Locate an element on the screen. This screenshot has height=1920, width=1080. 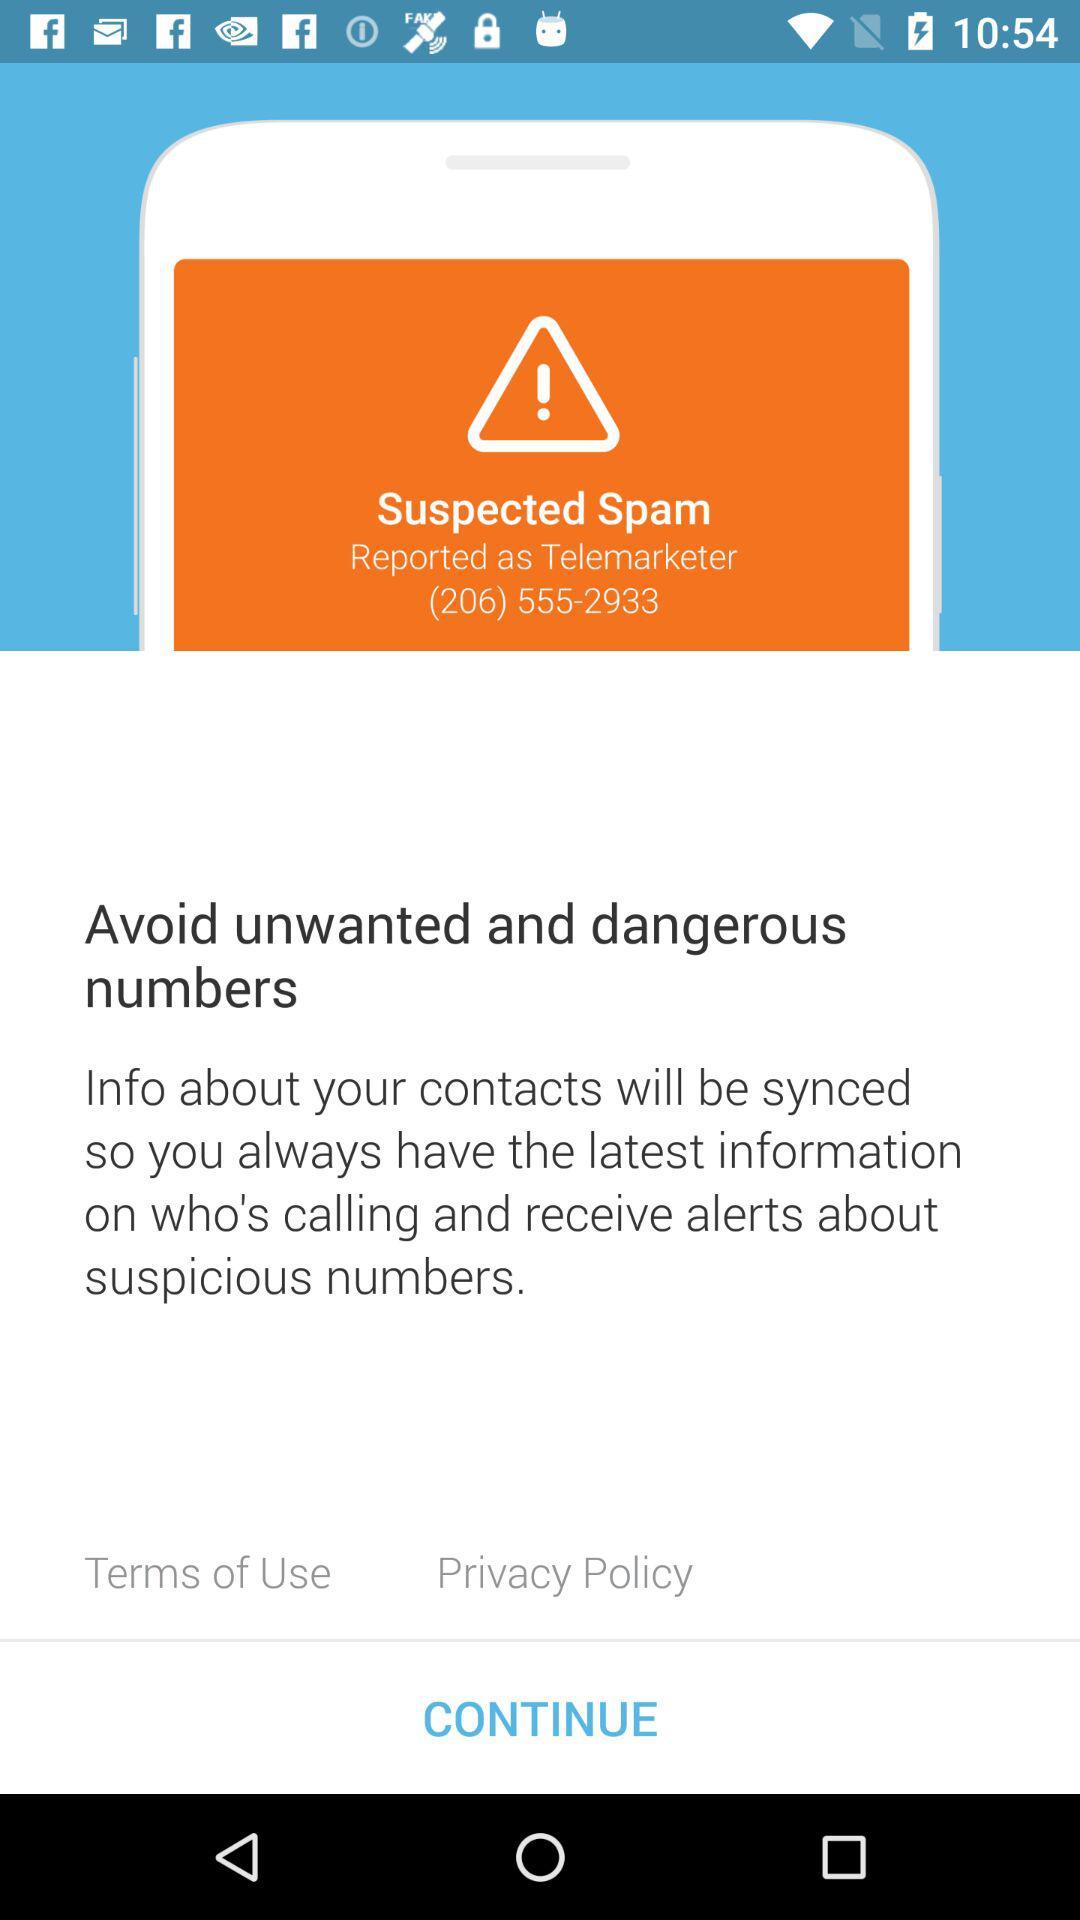
the item below the info about your item is located at coordinates (564, 1570).